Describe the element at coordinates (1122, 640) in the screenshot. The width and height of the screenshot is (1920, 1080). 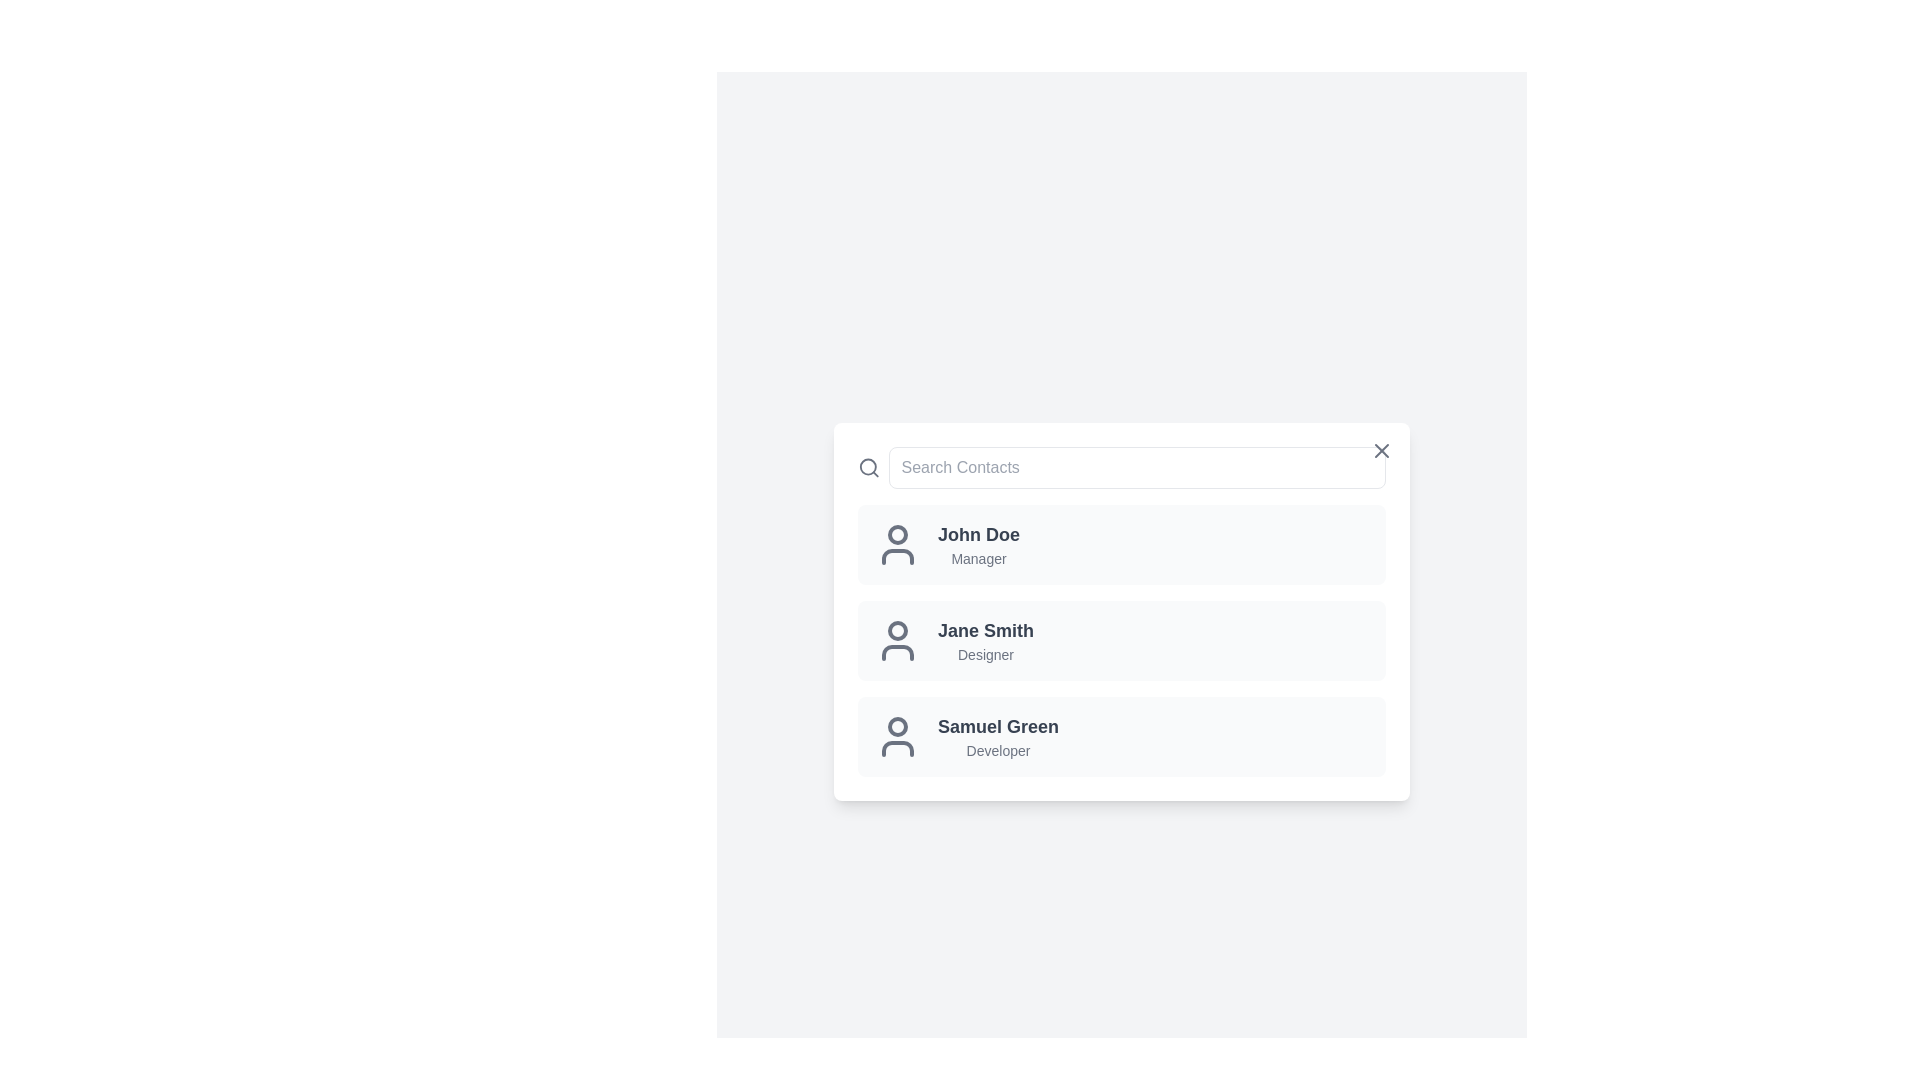
I see `the contact Jane Smith from the list` at that location.